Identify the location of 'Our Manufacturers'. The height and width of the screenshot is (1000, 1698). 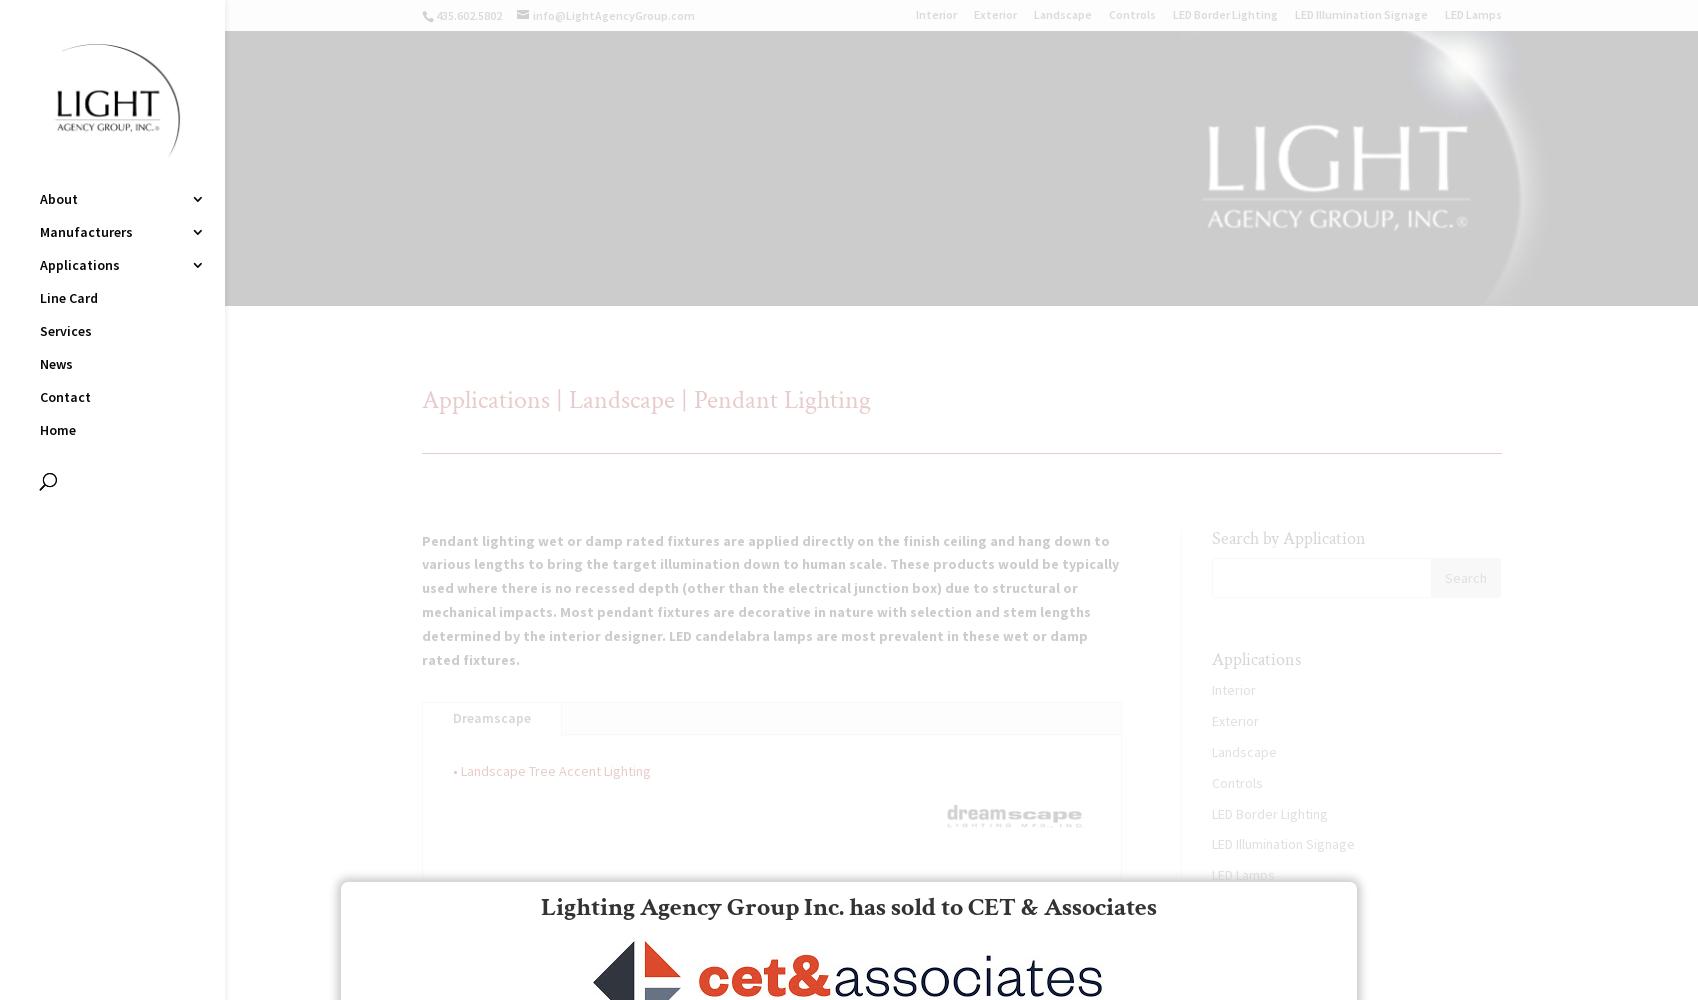
(1278, 955).